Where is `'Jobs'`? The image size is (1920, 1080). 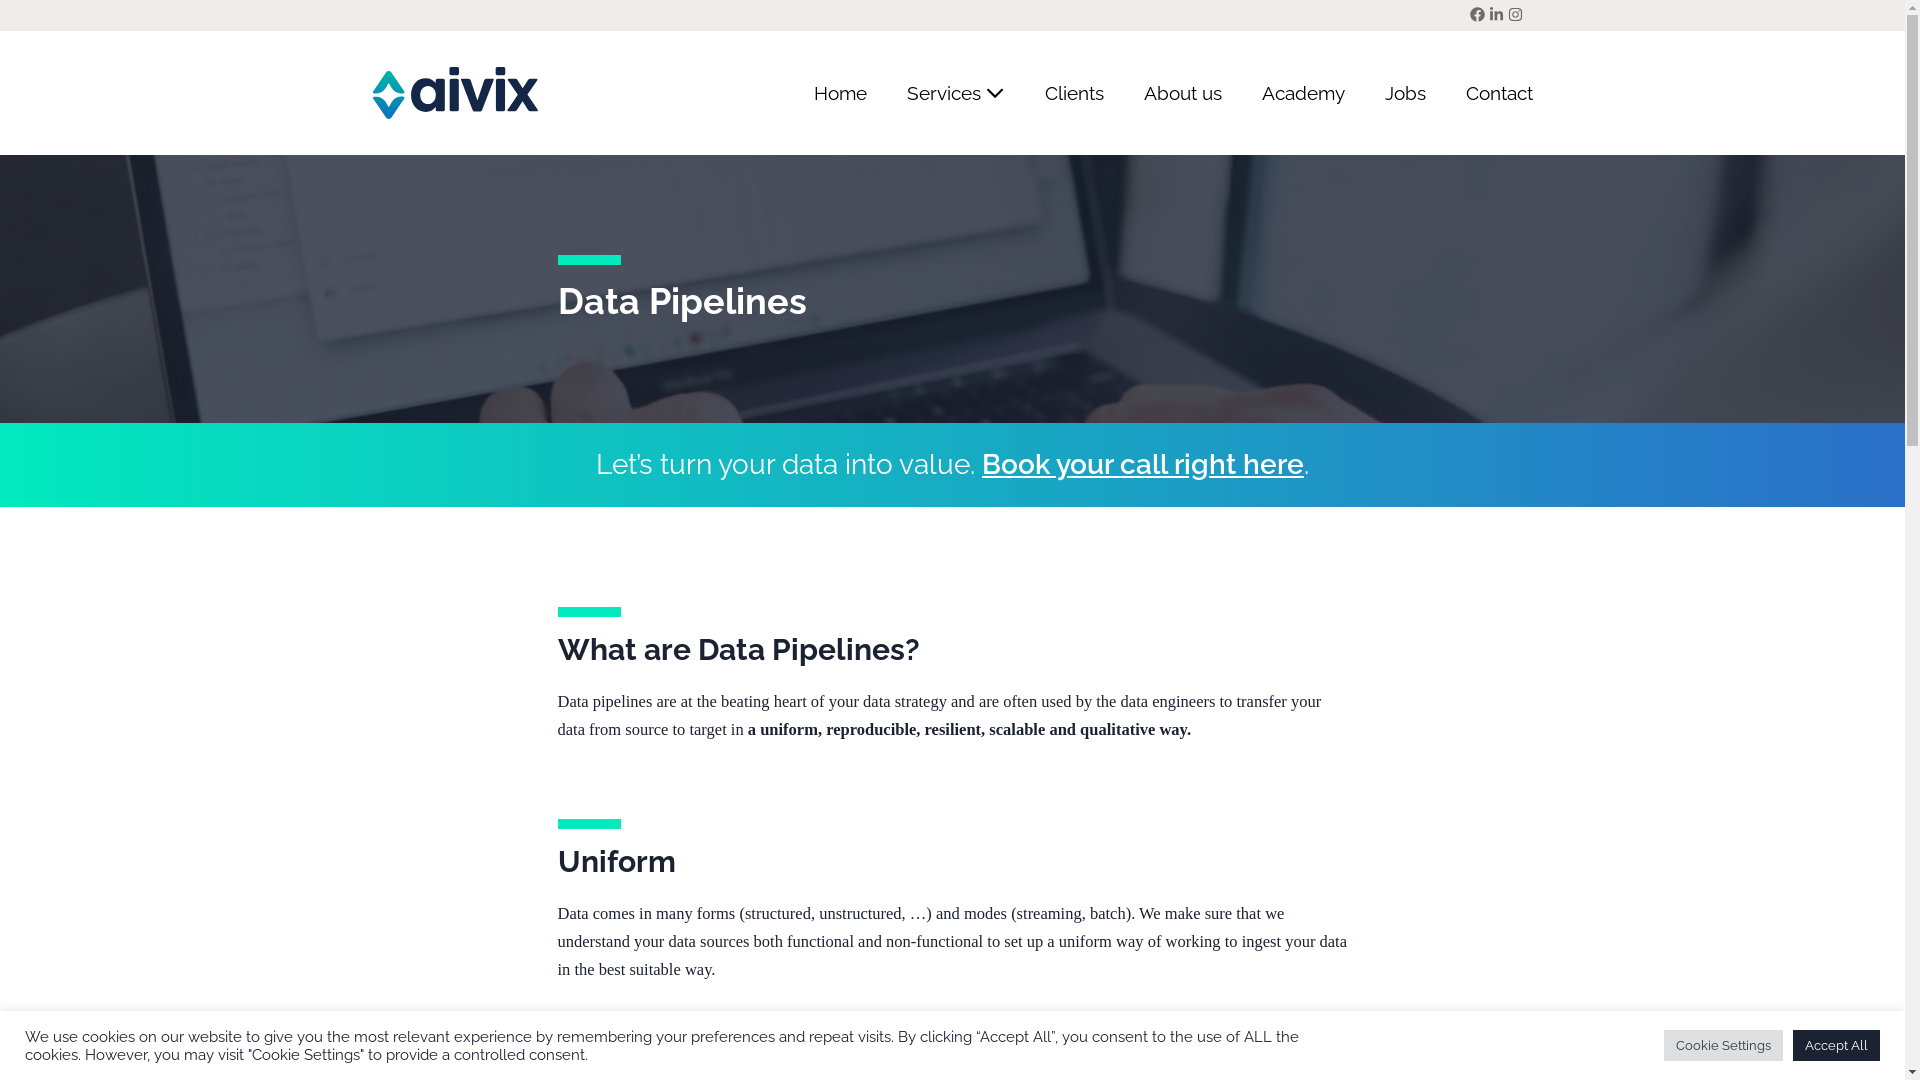 'Jobs' is located at coordinates (1403, 92).